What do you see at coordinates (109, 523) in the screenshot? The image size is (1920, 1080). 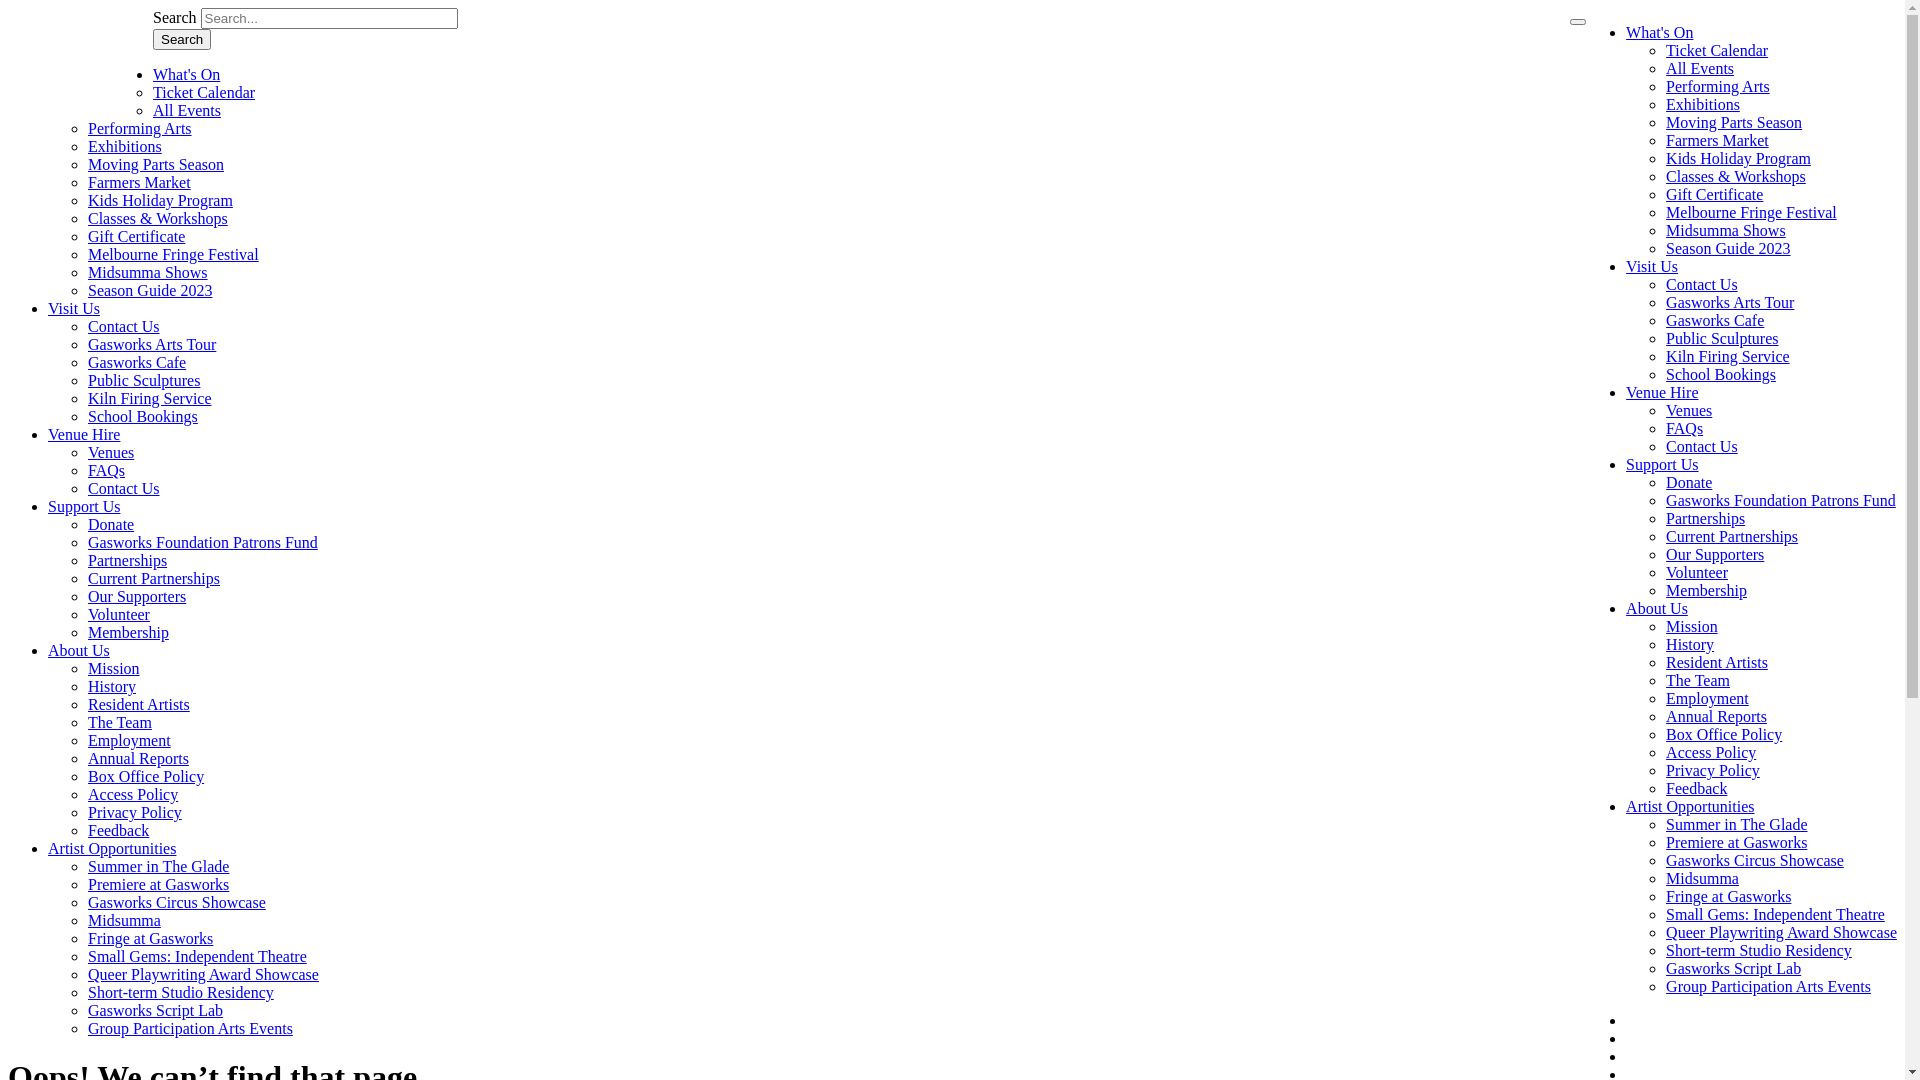 I see `'Donate'` at bounding box center [109, 523].